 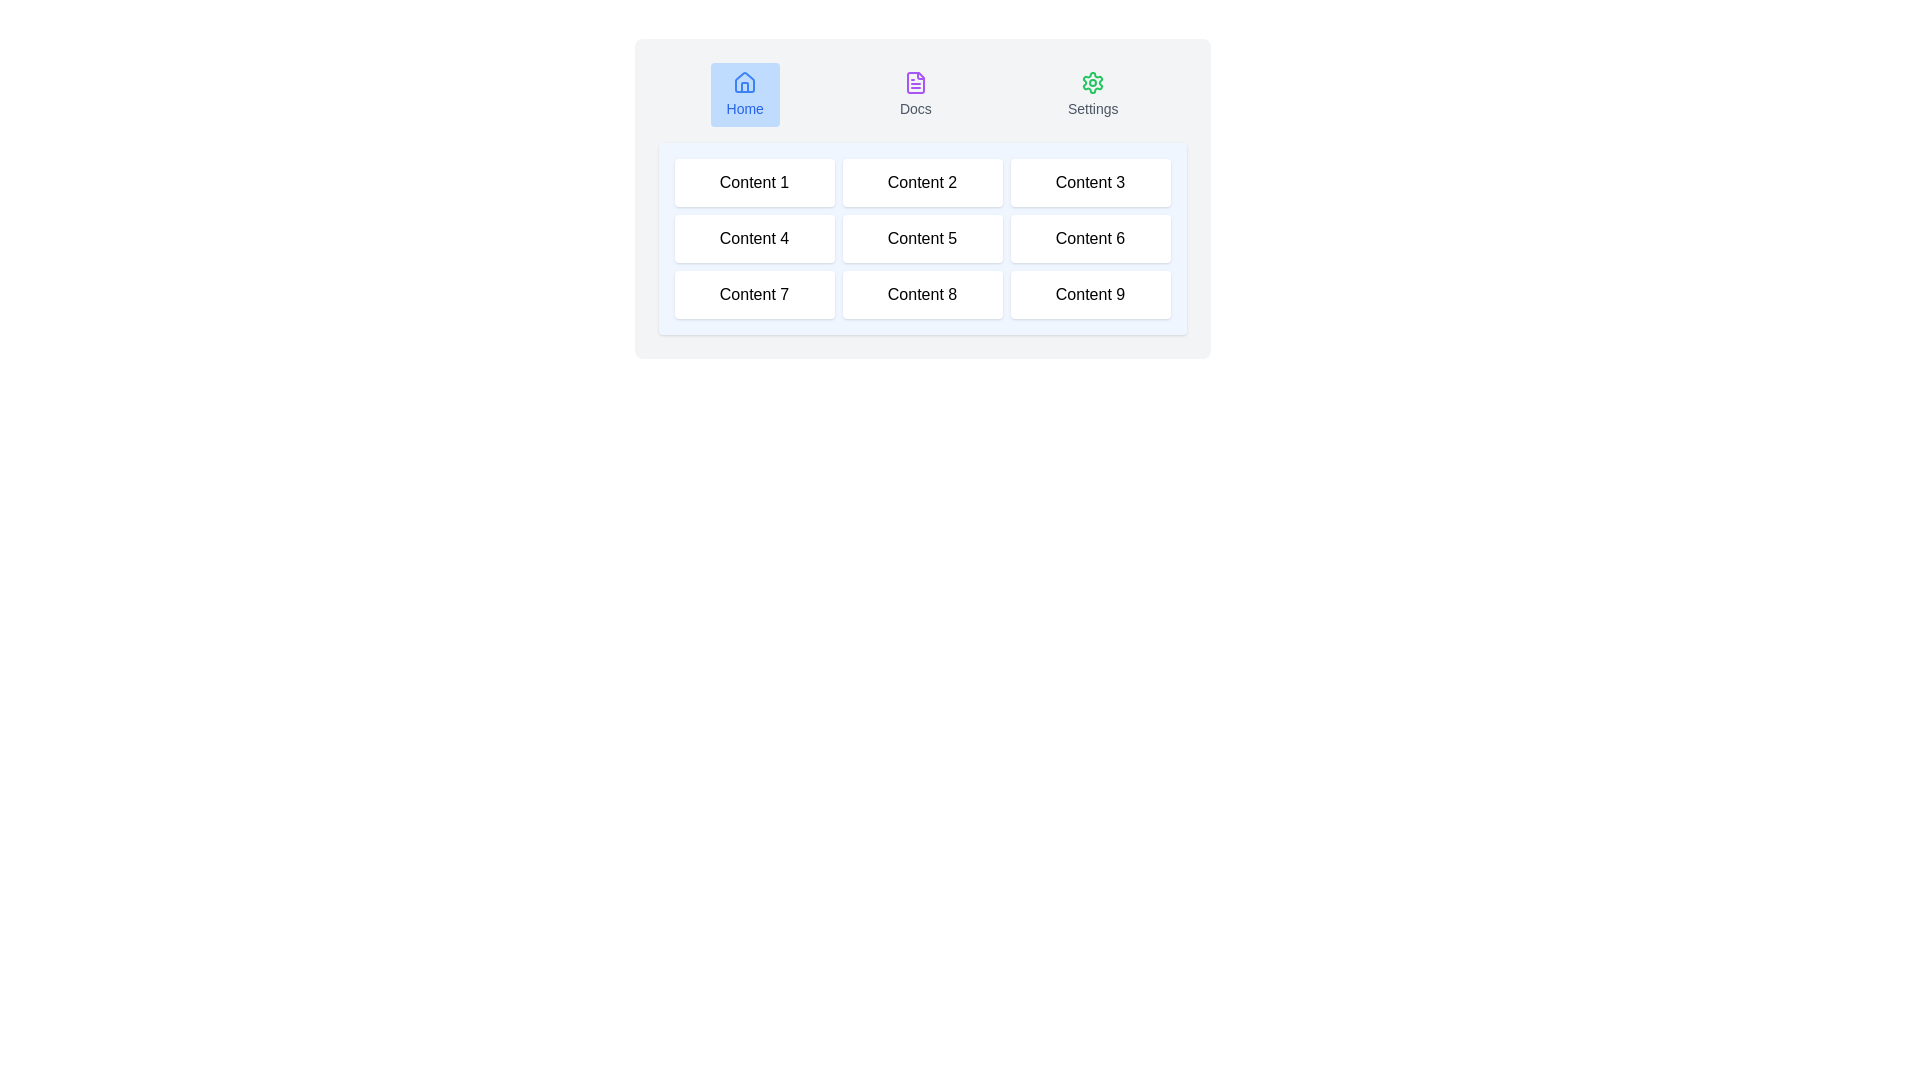 What do you see at coordinates (744, 95) in the screenshot?
I see `the Home tab by clicking on its respective button` at bounding box center [744, 95].